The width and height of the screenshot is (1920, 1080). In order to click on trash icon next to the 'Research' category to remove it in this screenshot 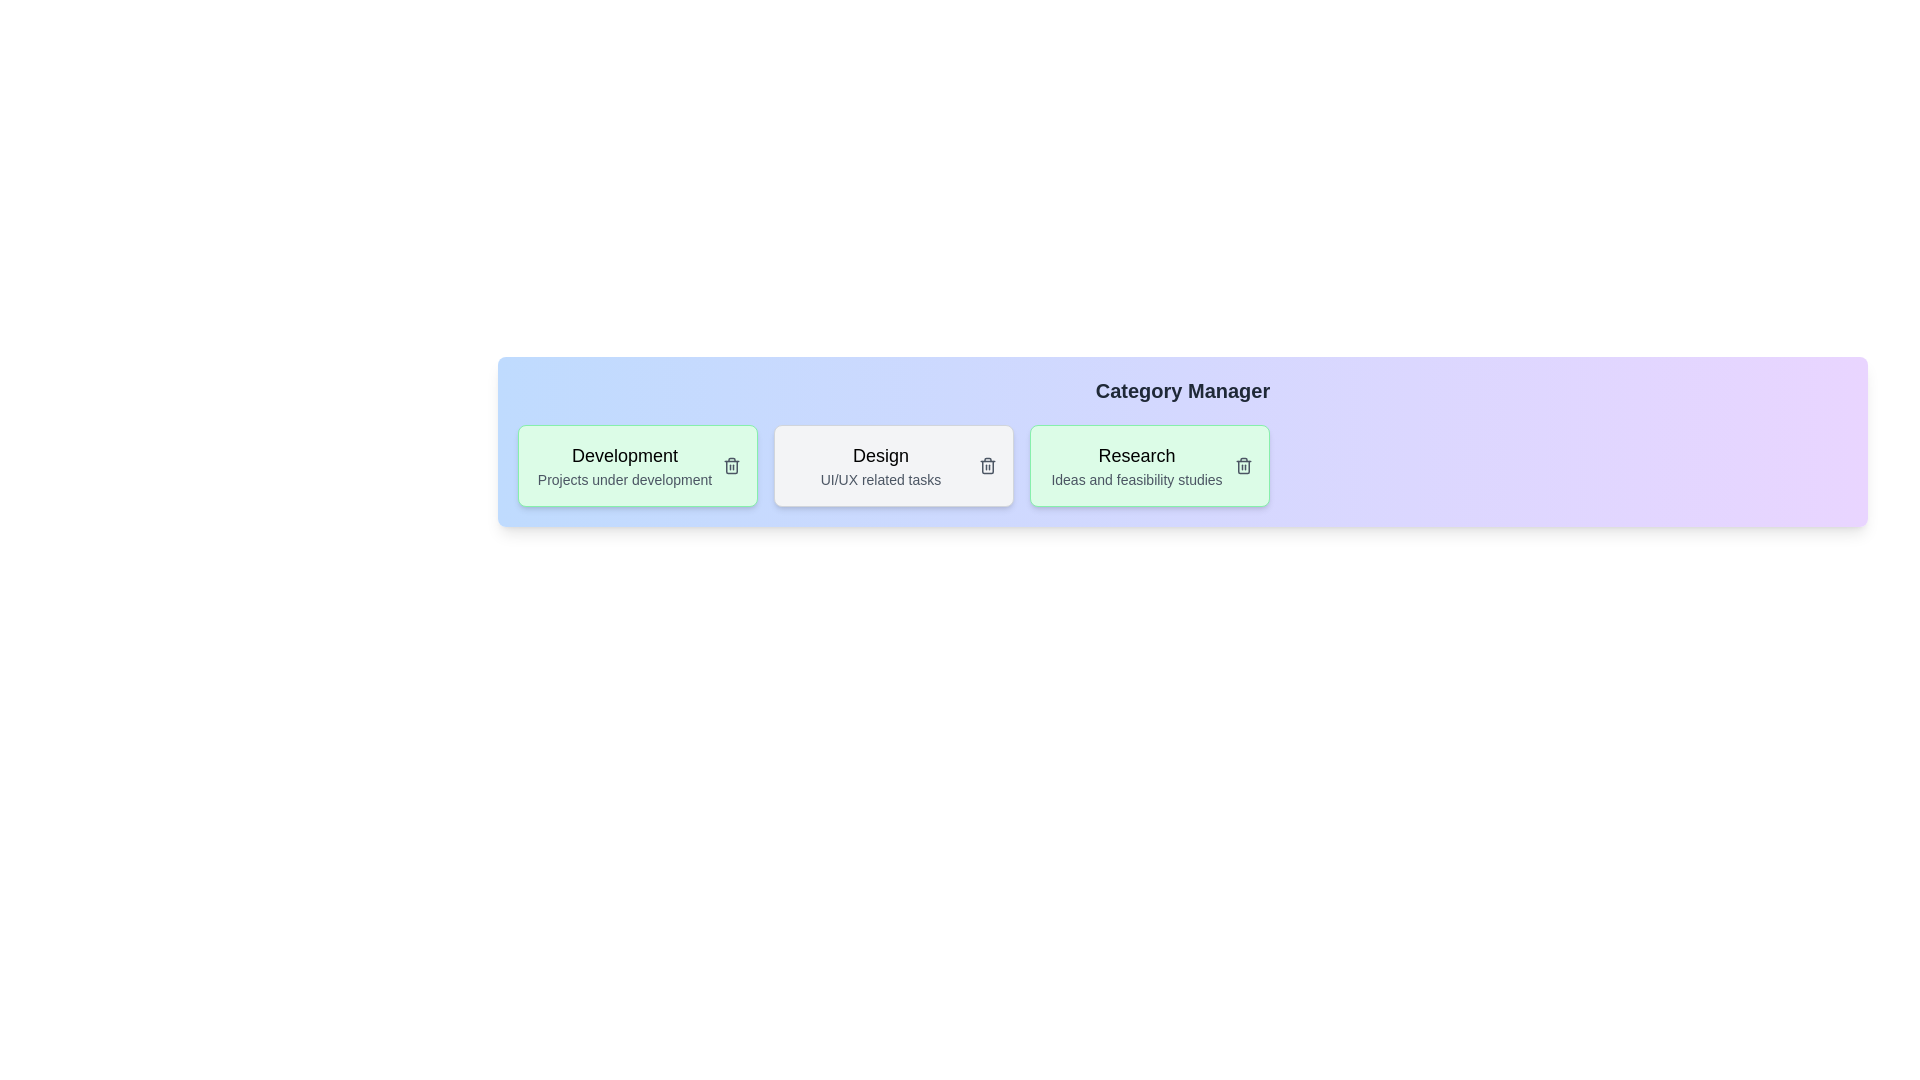, I will do `click(1242, 466)`.